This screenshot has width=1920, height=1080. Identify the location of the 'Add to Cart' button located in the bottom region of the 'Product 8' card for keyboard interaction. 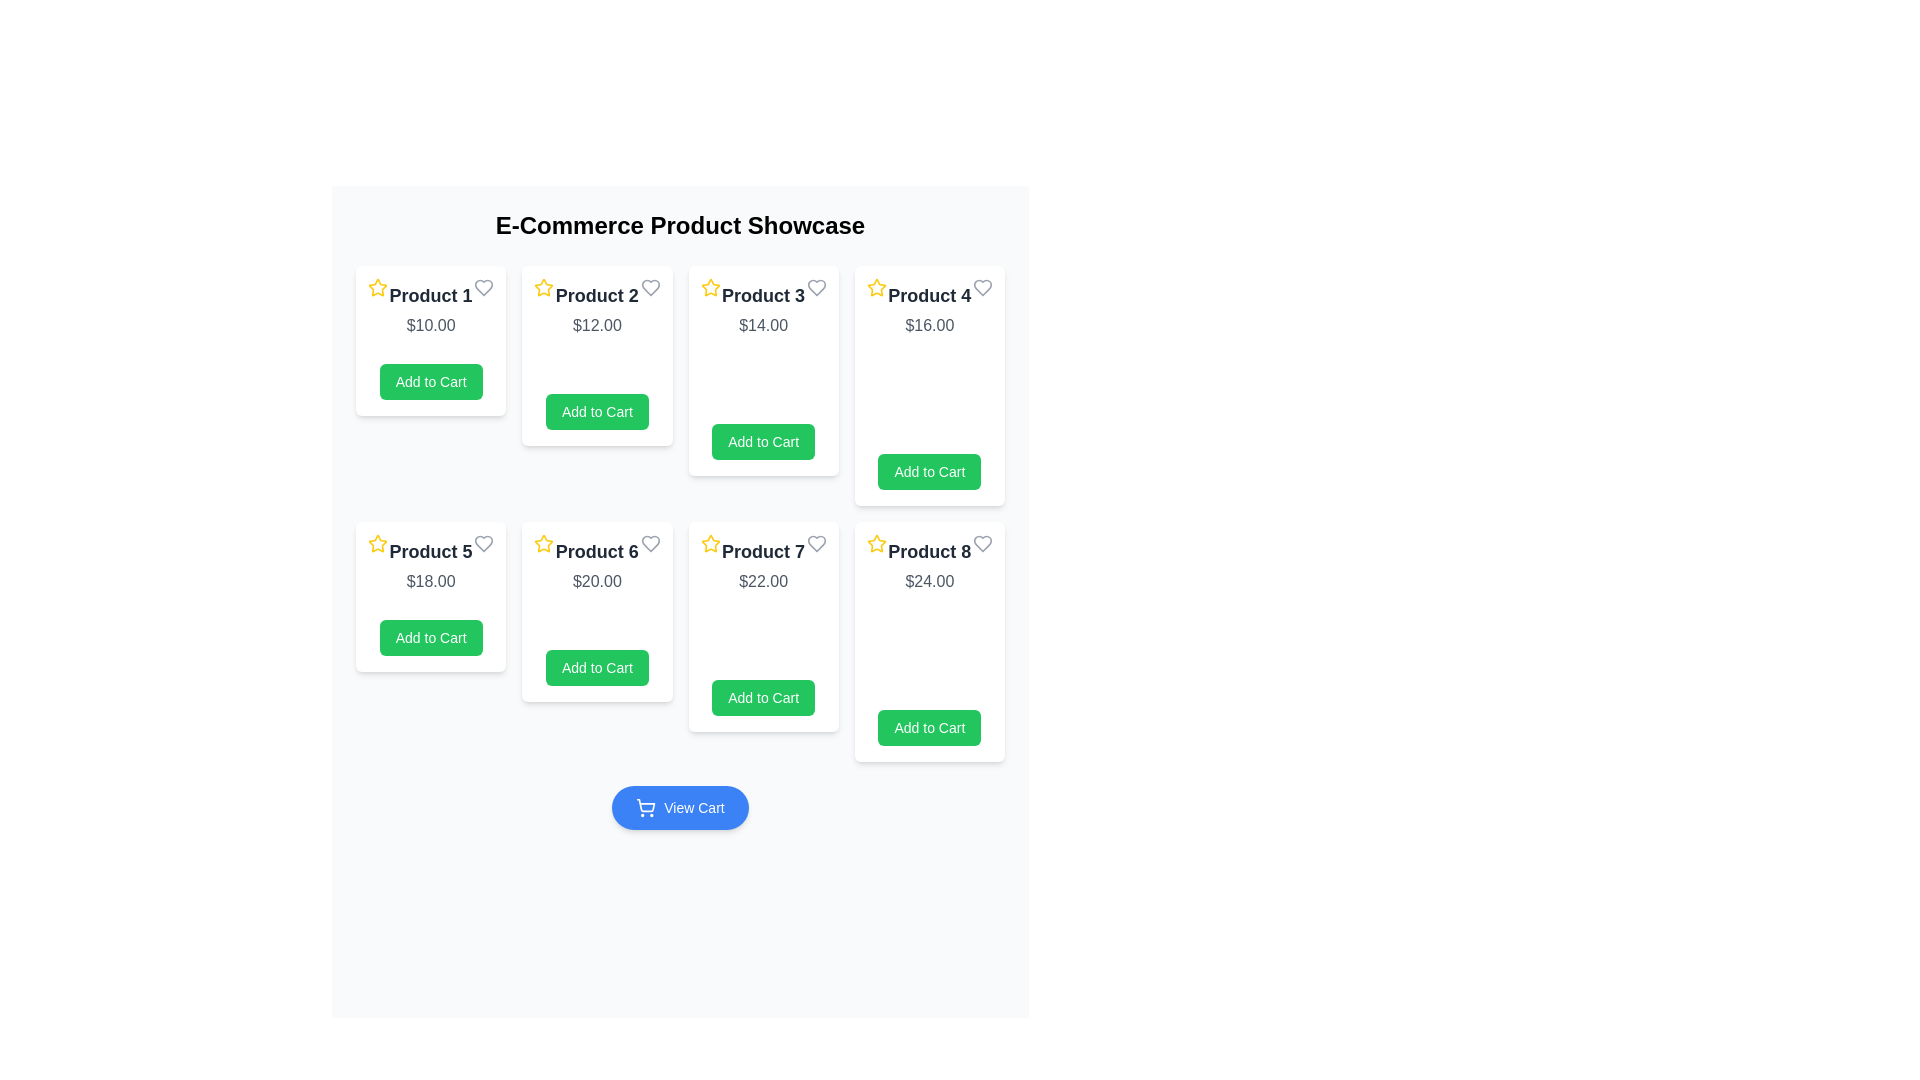
(928, 728).